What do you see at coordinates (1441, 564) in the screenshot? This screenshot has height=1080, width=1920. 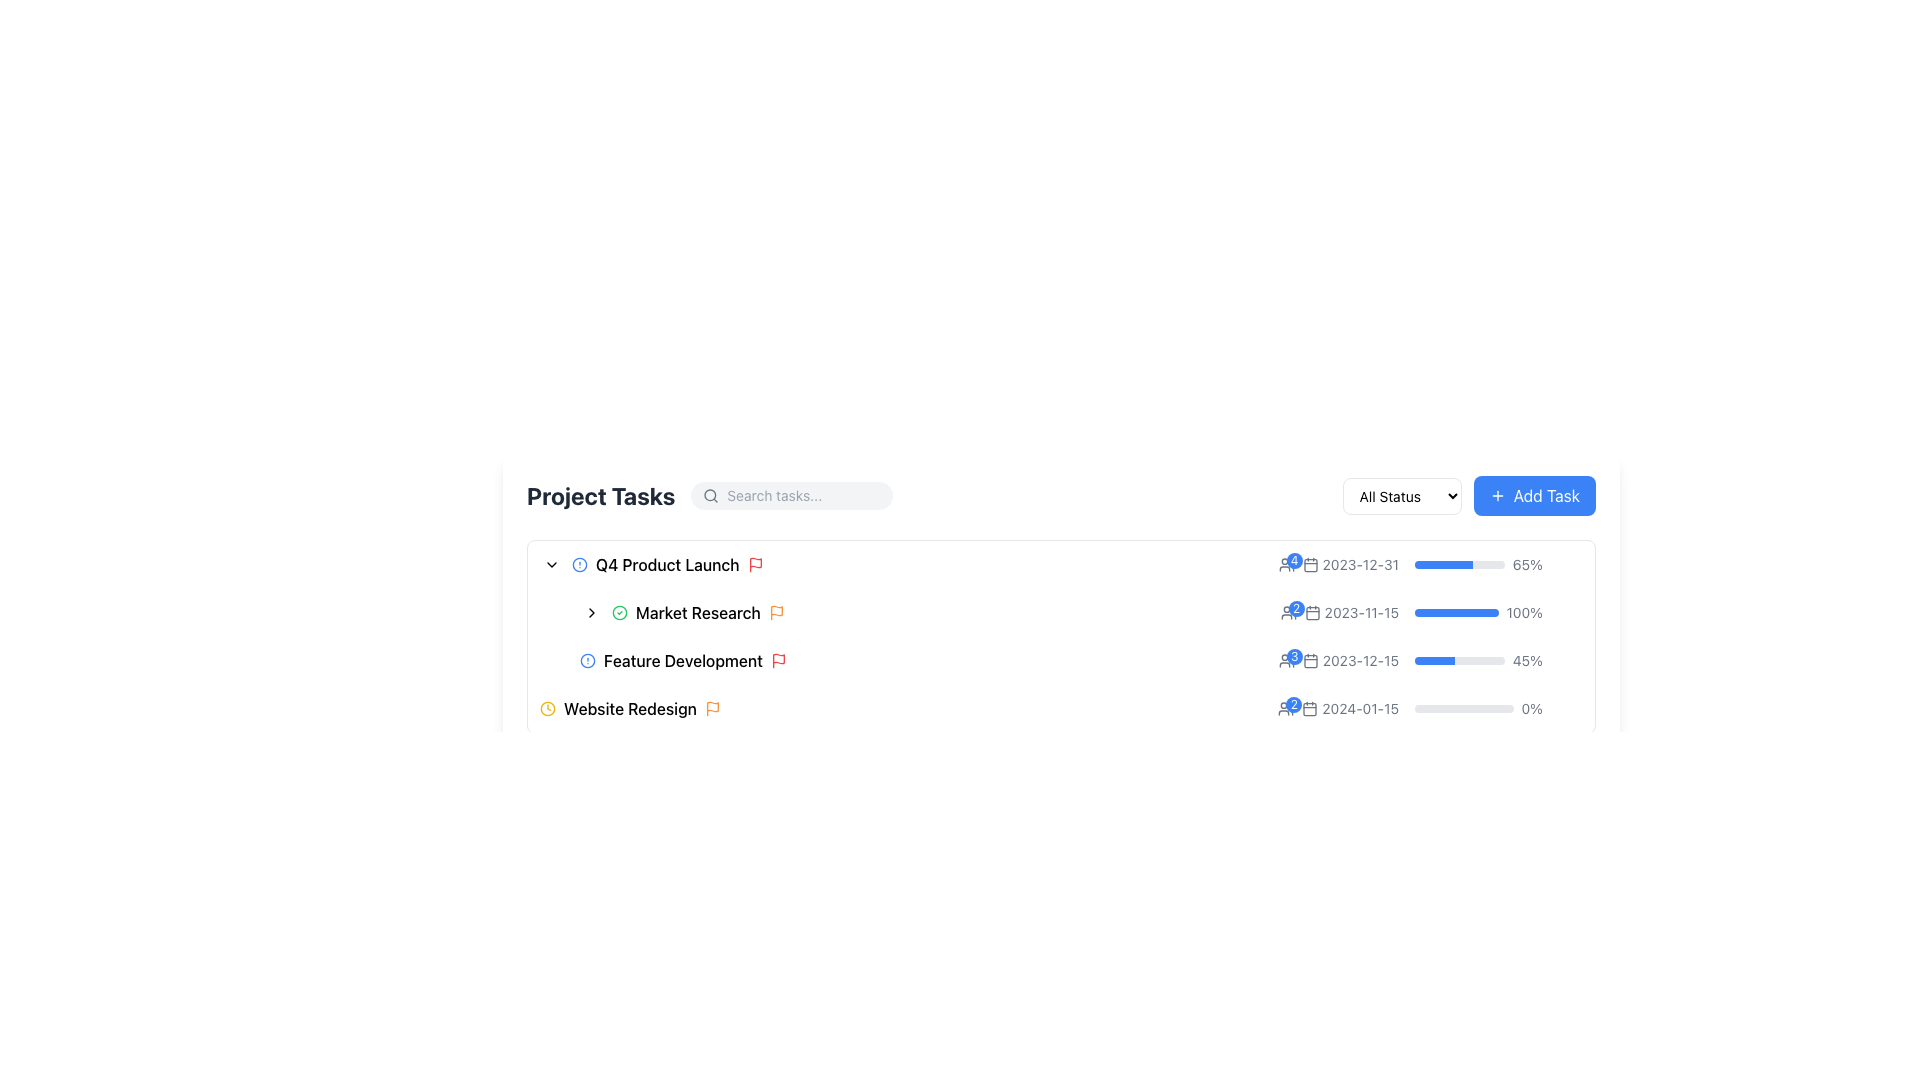 I see `task completion` at bounding box center [1441, 564].